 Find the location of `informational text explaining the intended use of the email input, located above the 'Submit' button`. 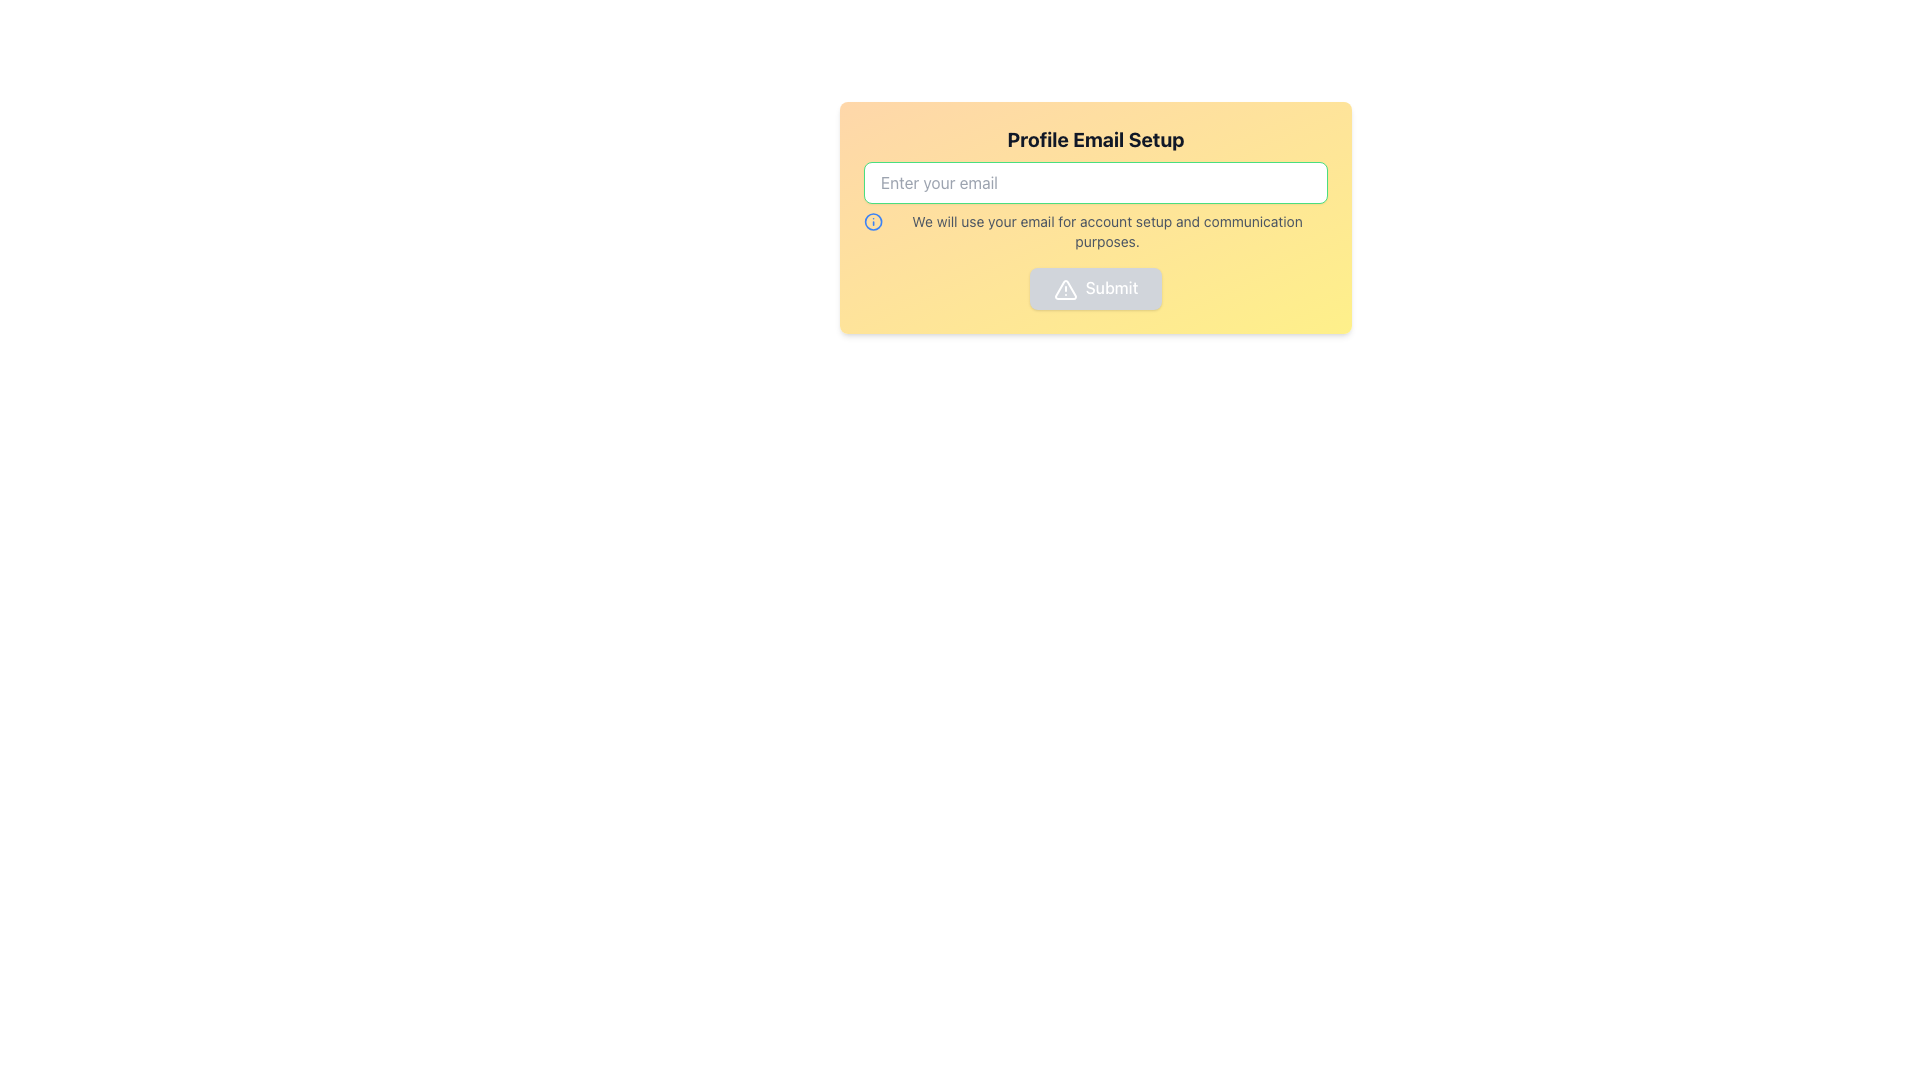

informational text explaining the intended use of the email input, located above the 'Submit' button is located at coordinates (1106, 230).